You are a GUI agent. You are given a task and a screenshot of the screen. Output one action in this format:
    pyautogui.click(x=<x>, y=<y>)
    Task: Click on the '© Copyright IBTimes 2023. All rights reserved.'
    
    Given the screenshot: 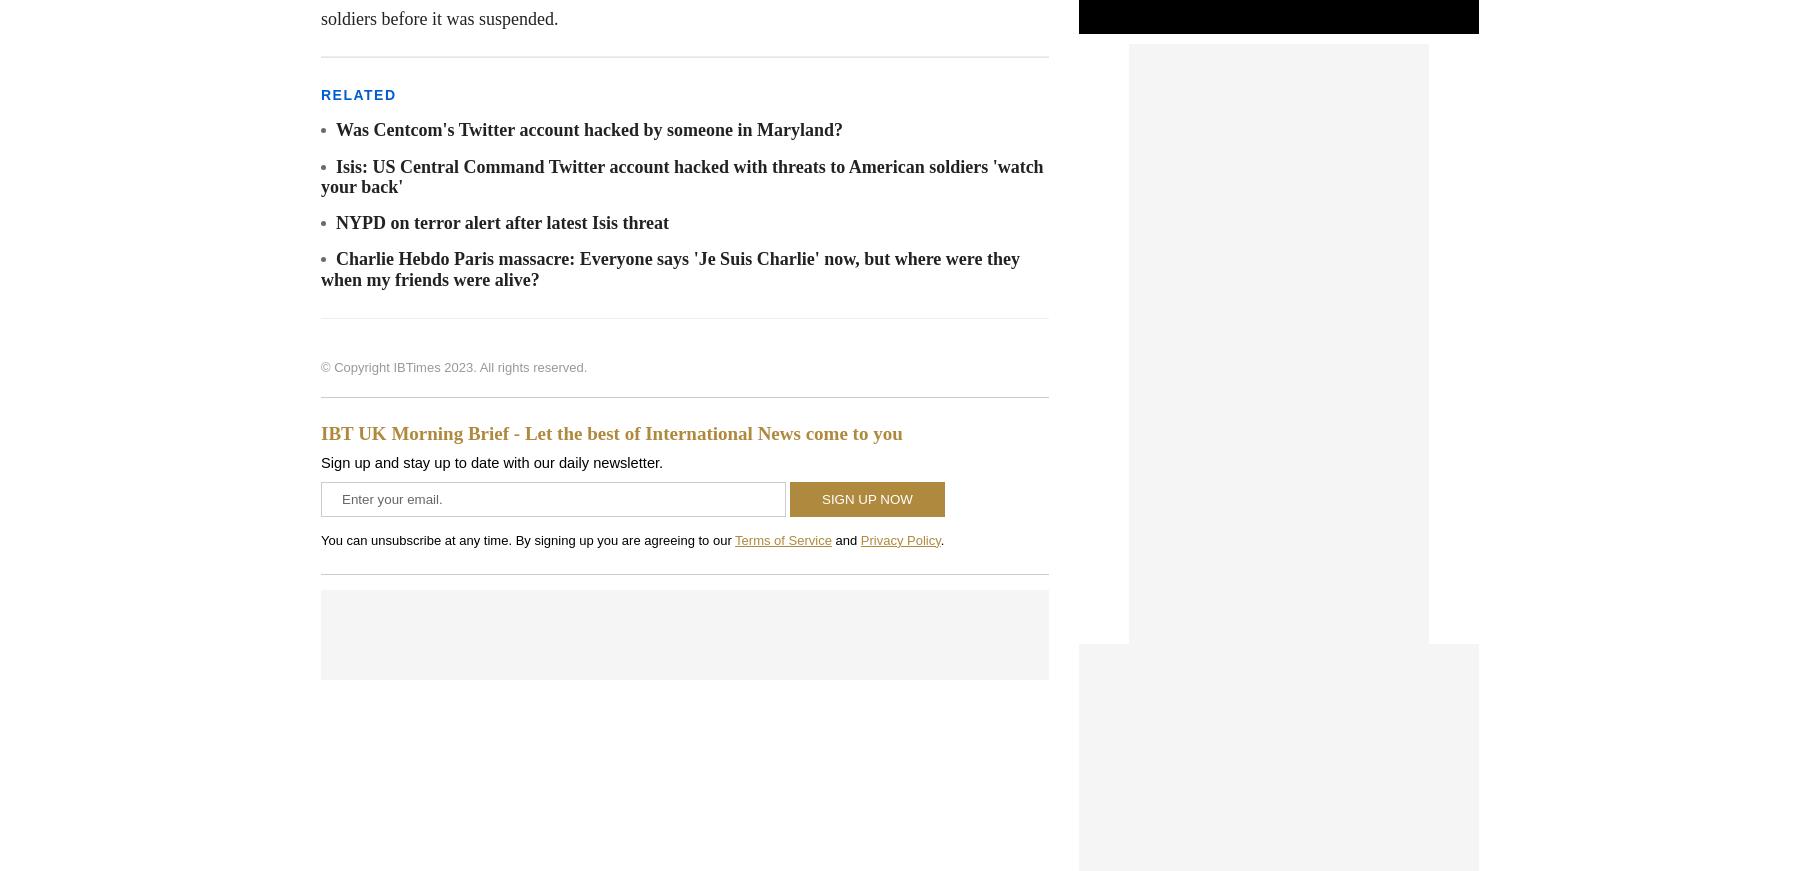 What is the action you would take?
    pyautogui.click(x=452, y=365)
    